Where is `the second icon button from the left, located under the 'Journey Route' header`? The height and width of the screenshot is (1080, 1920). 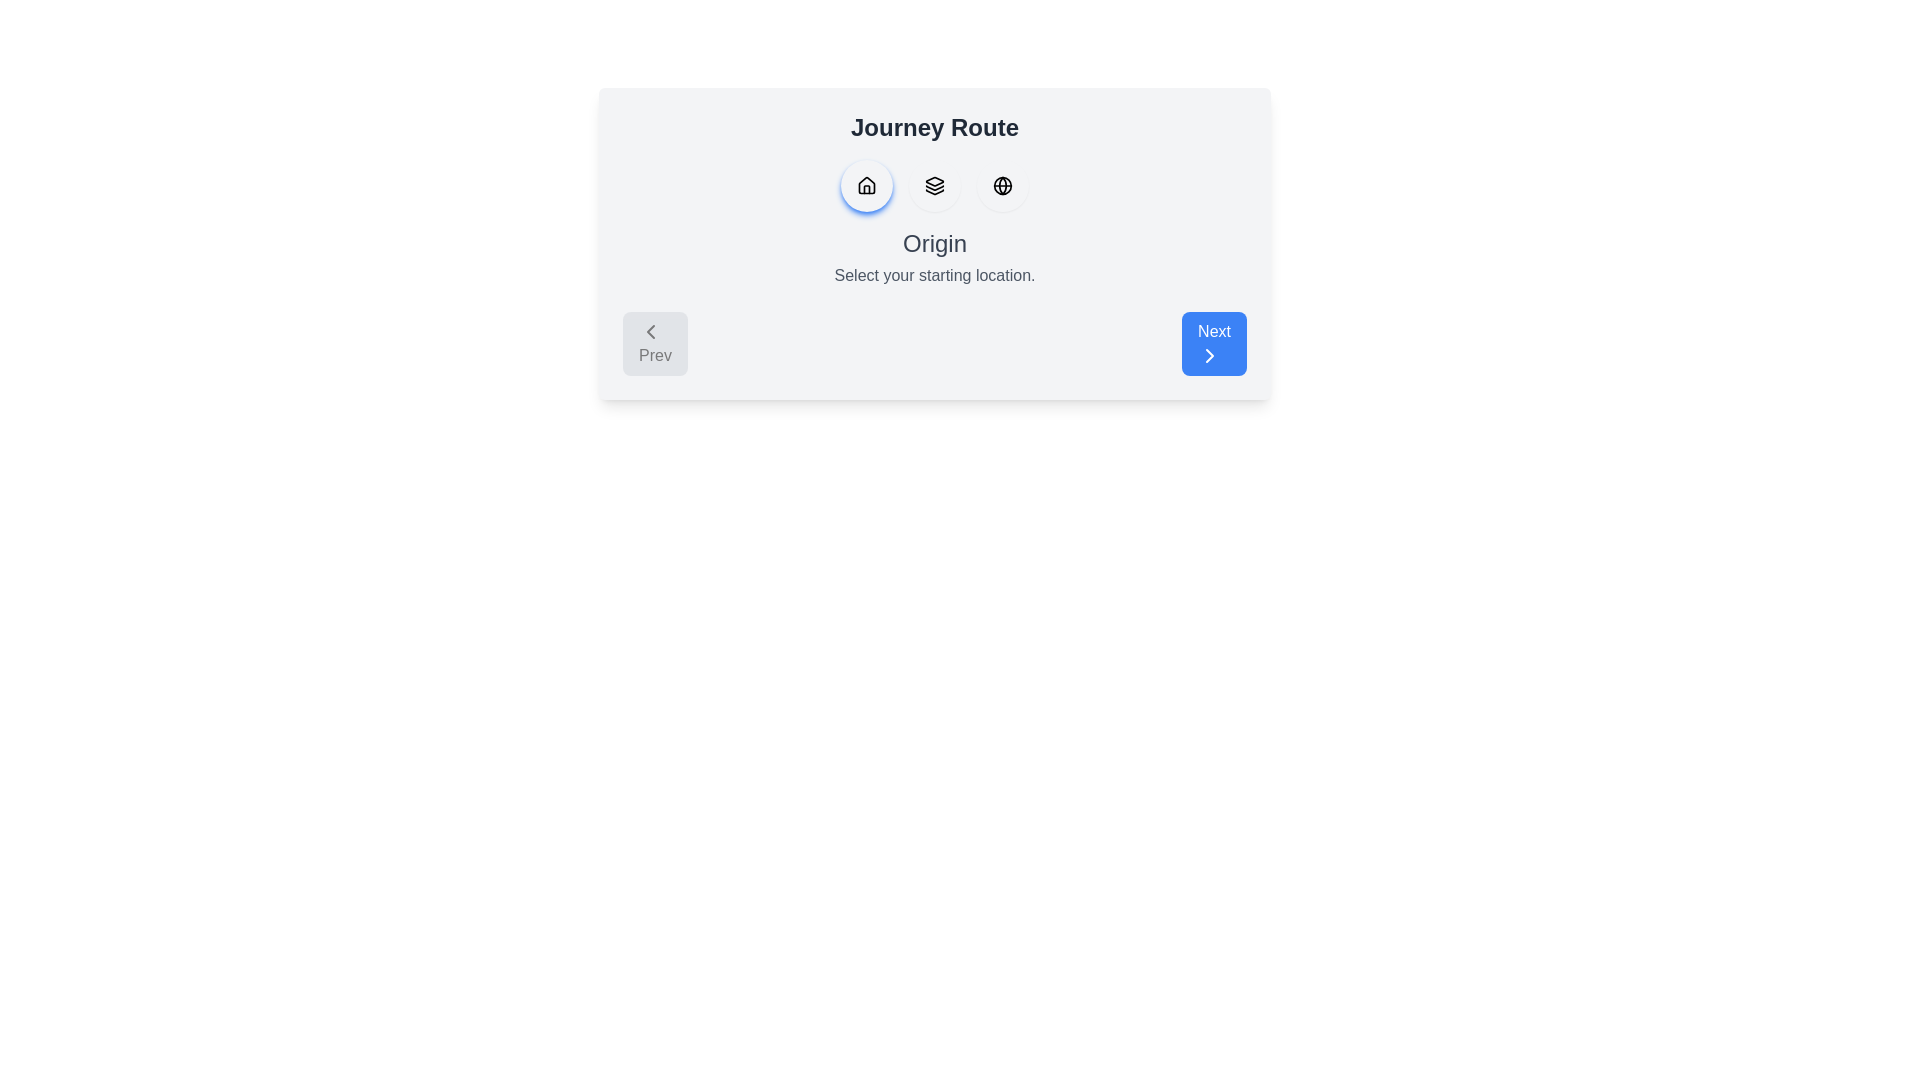 the second icon button from the left, located under the 'Journey Route' header is located at coordinates (934, 185).